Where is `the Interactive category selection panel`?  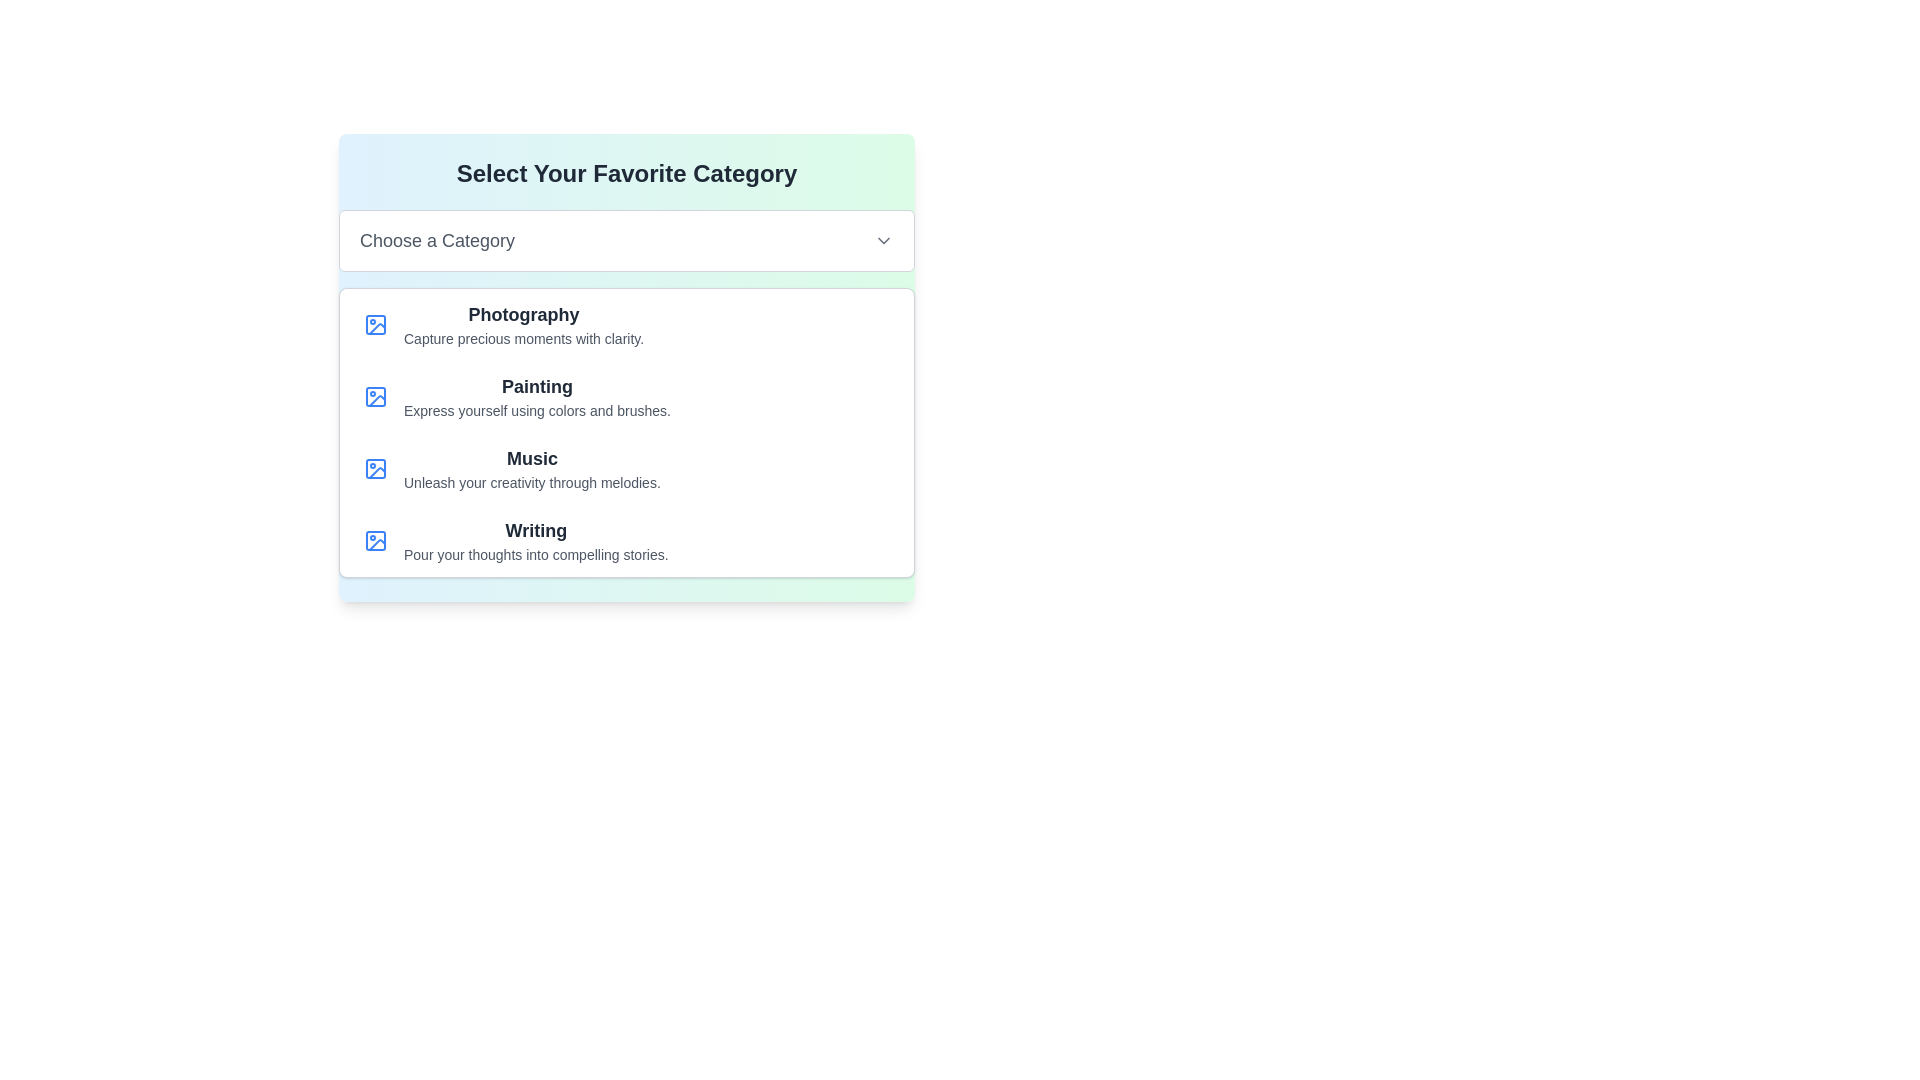
the Interactive category selection panel is located at coordinates (626, 367).